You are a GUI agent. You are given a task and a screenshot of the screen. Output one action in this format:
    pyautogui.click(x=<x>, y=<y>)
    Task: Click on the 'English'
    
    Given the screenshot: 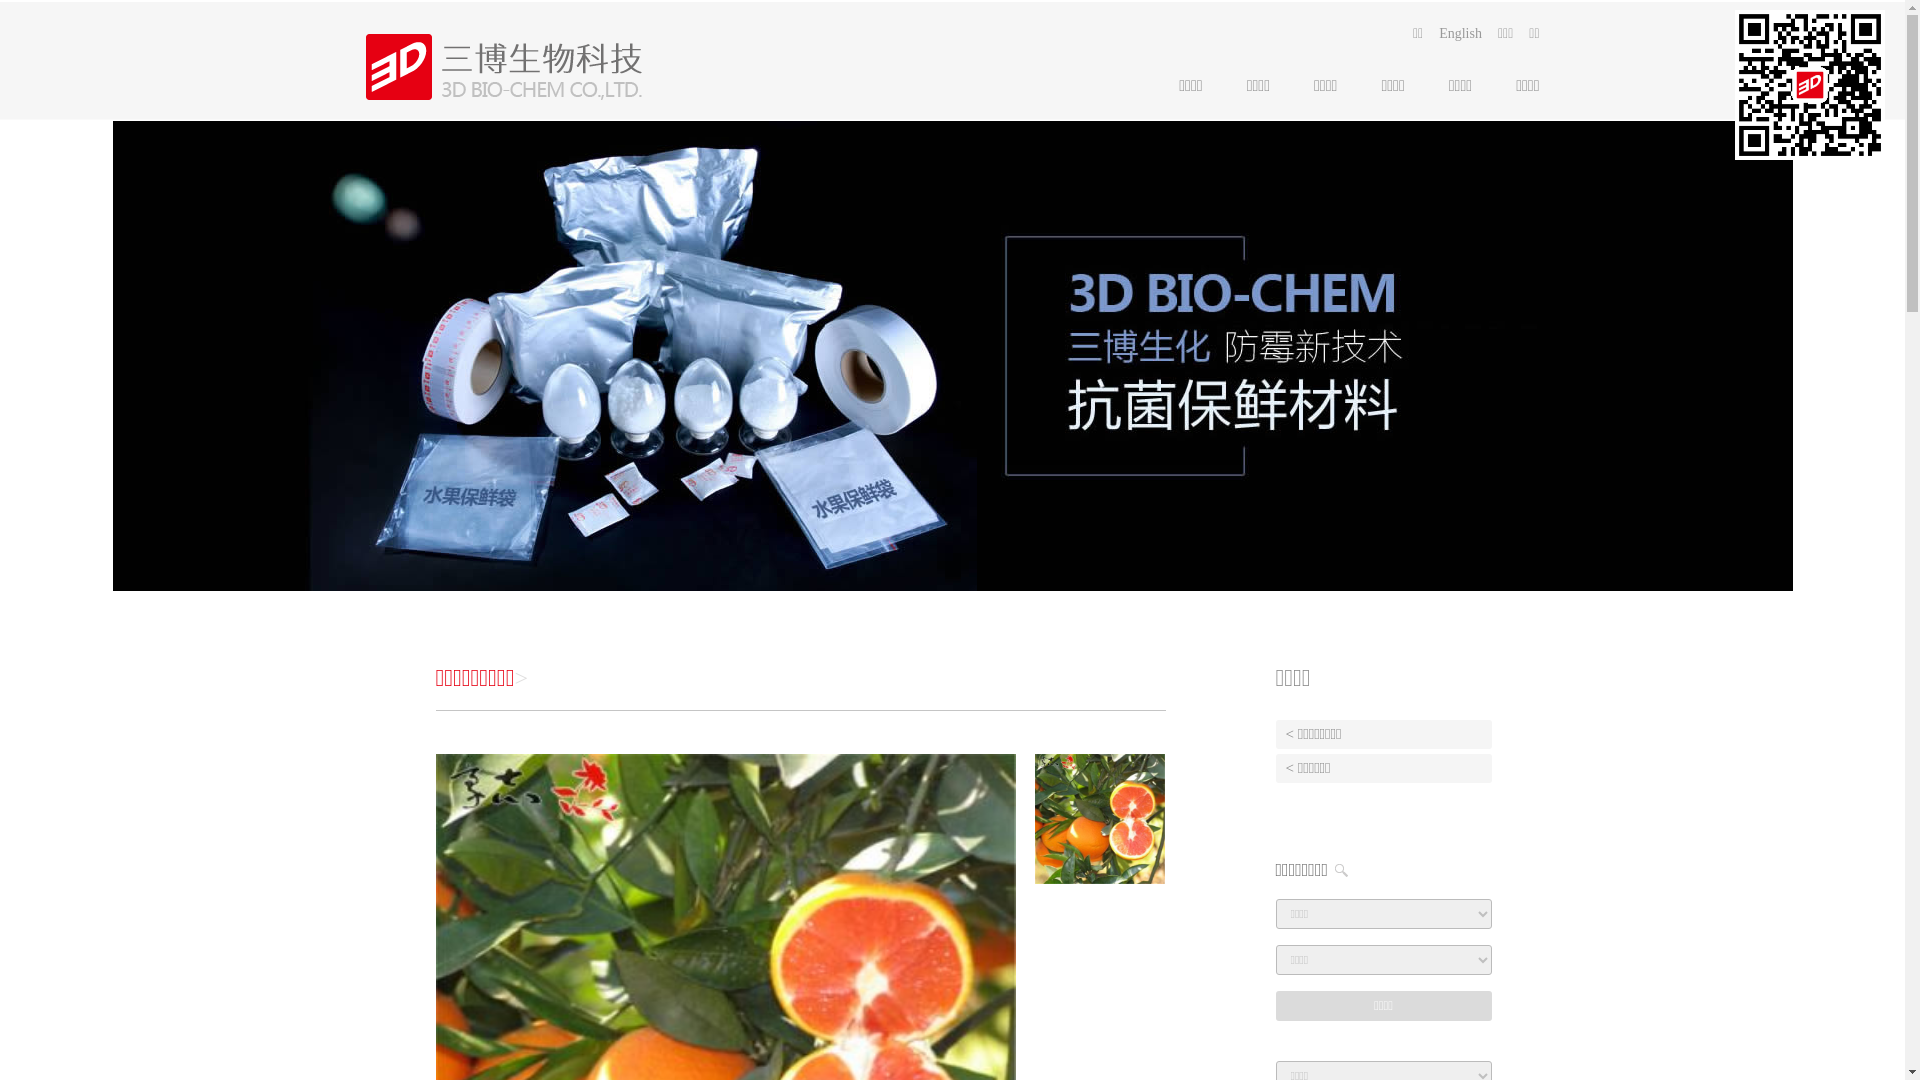 What is the action you would take?
    pyautogui.click(x=1460, y=34)
    